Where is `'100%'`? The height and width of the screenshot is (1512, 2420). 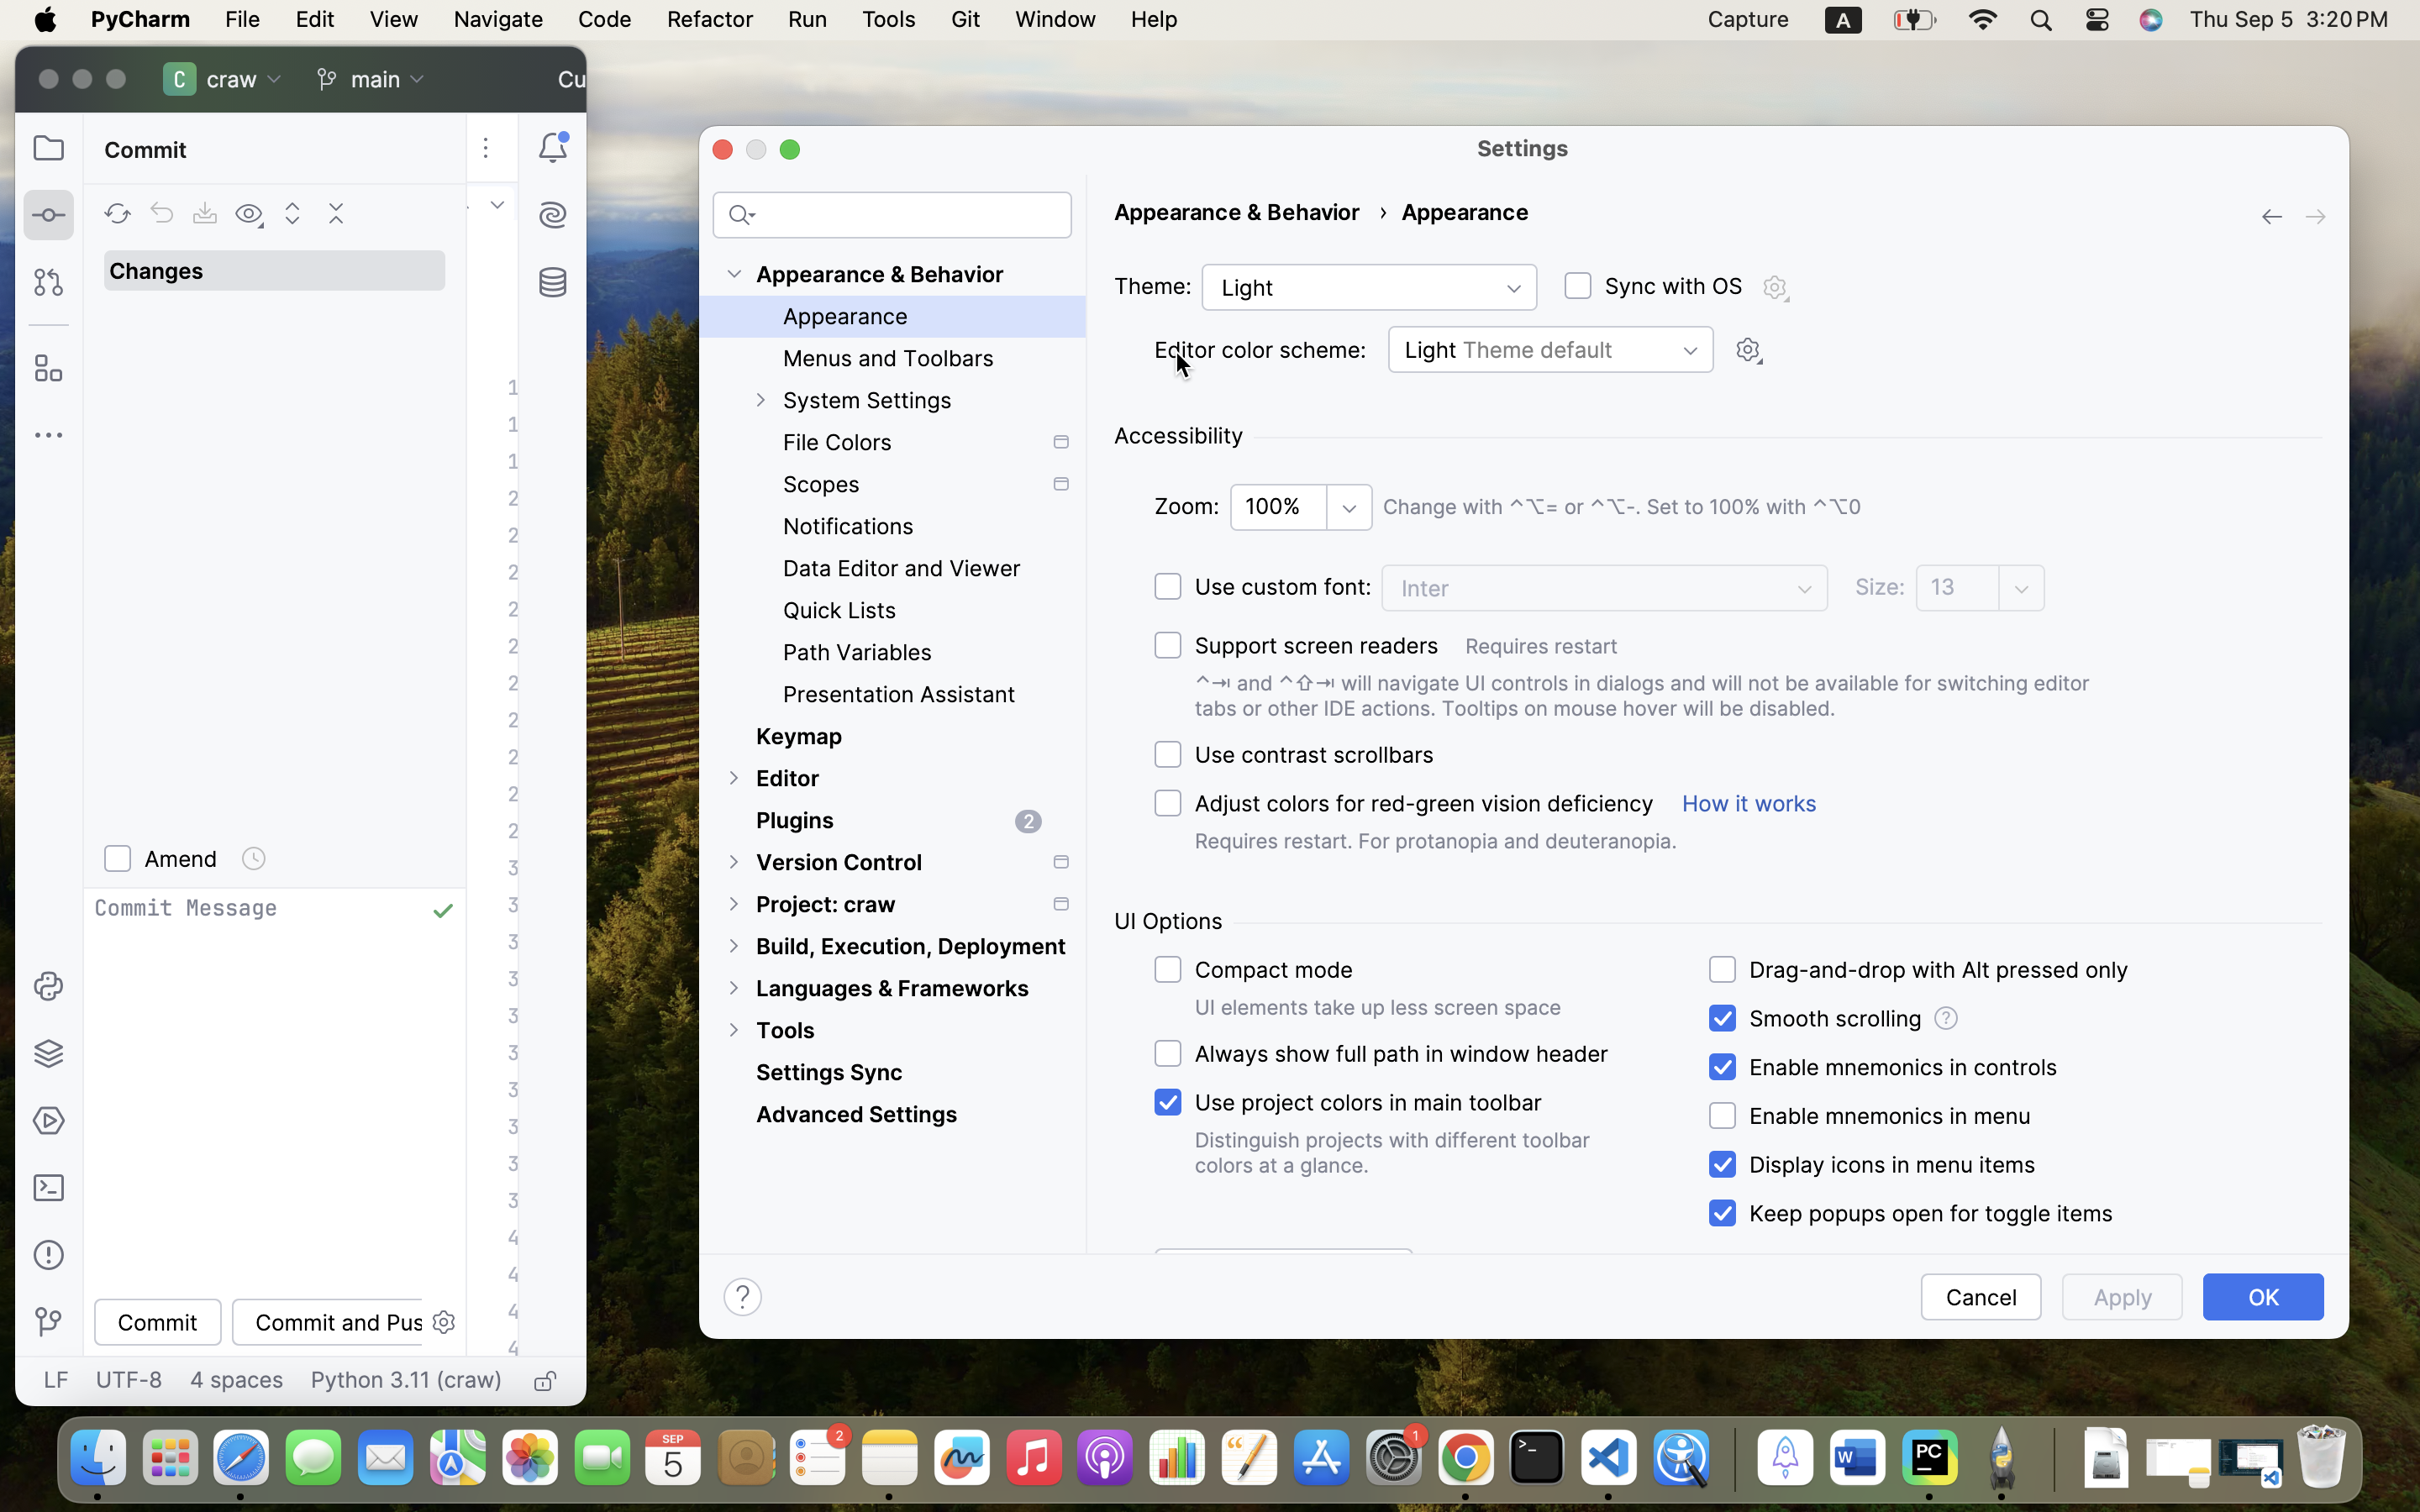 '100%' is located at coordinates (1301, 507).